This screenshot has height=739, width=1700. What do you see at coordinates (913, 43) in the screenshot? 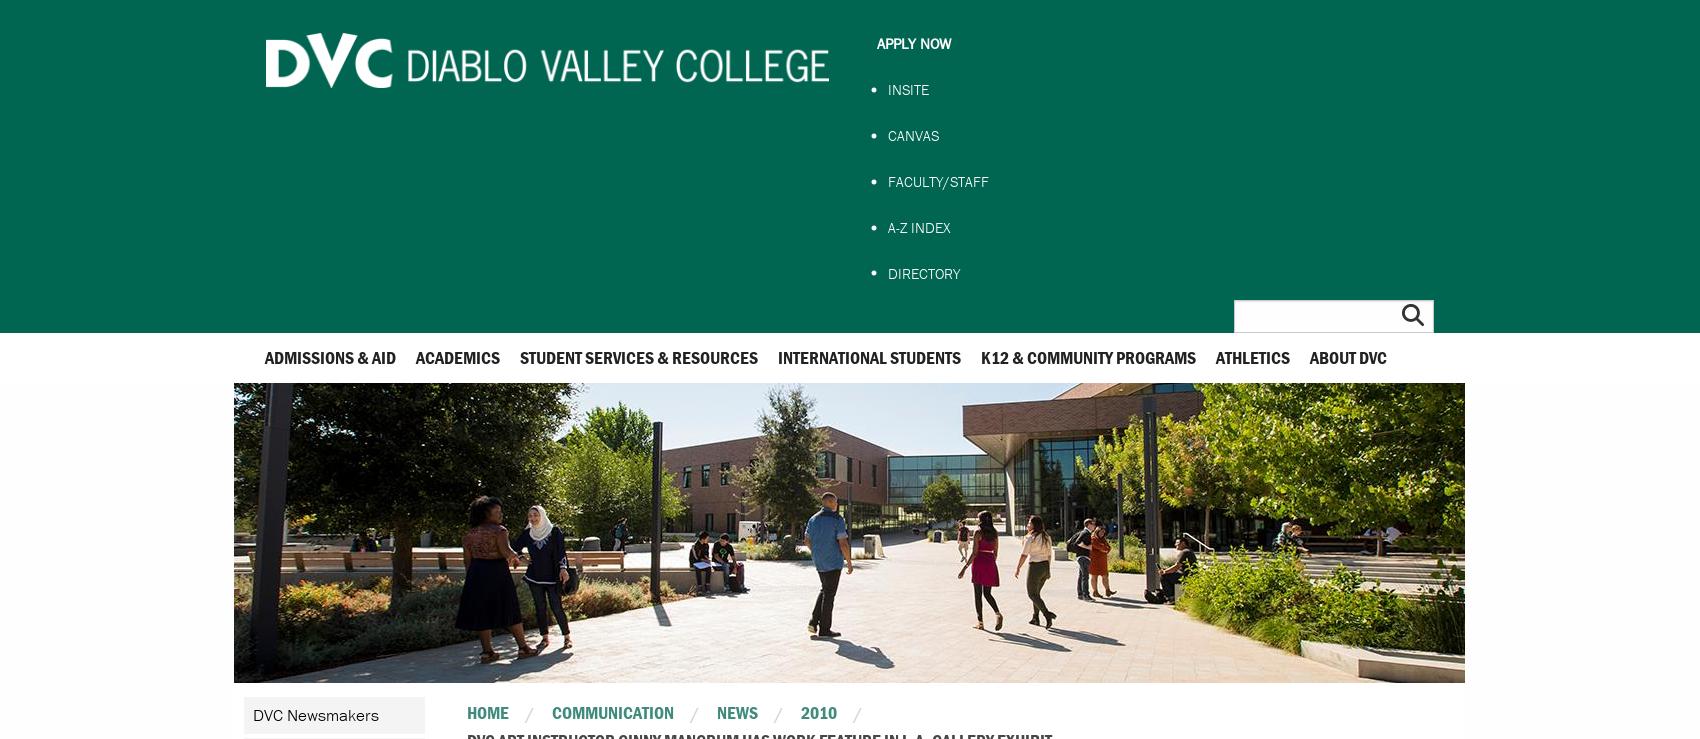
I see `'Apply Now'` at bounding box center [913, 43].